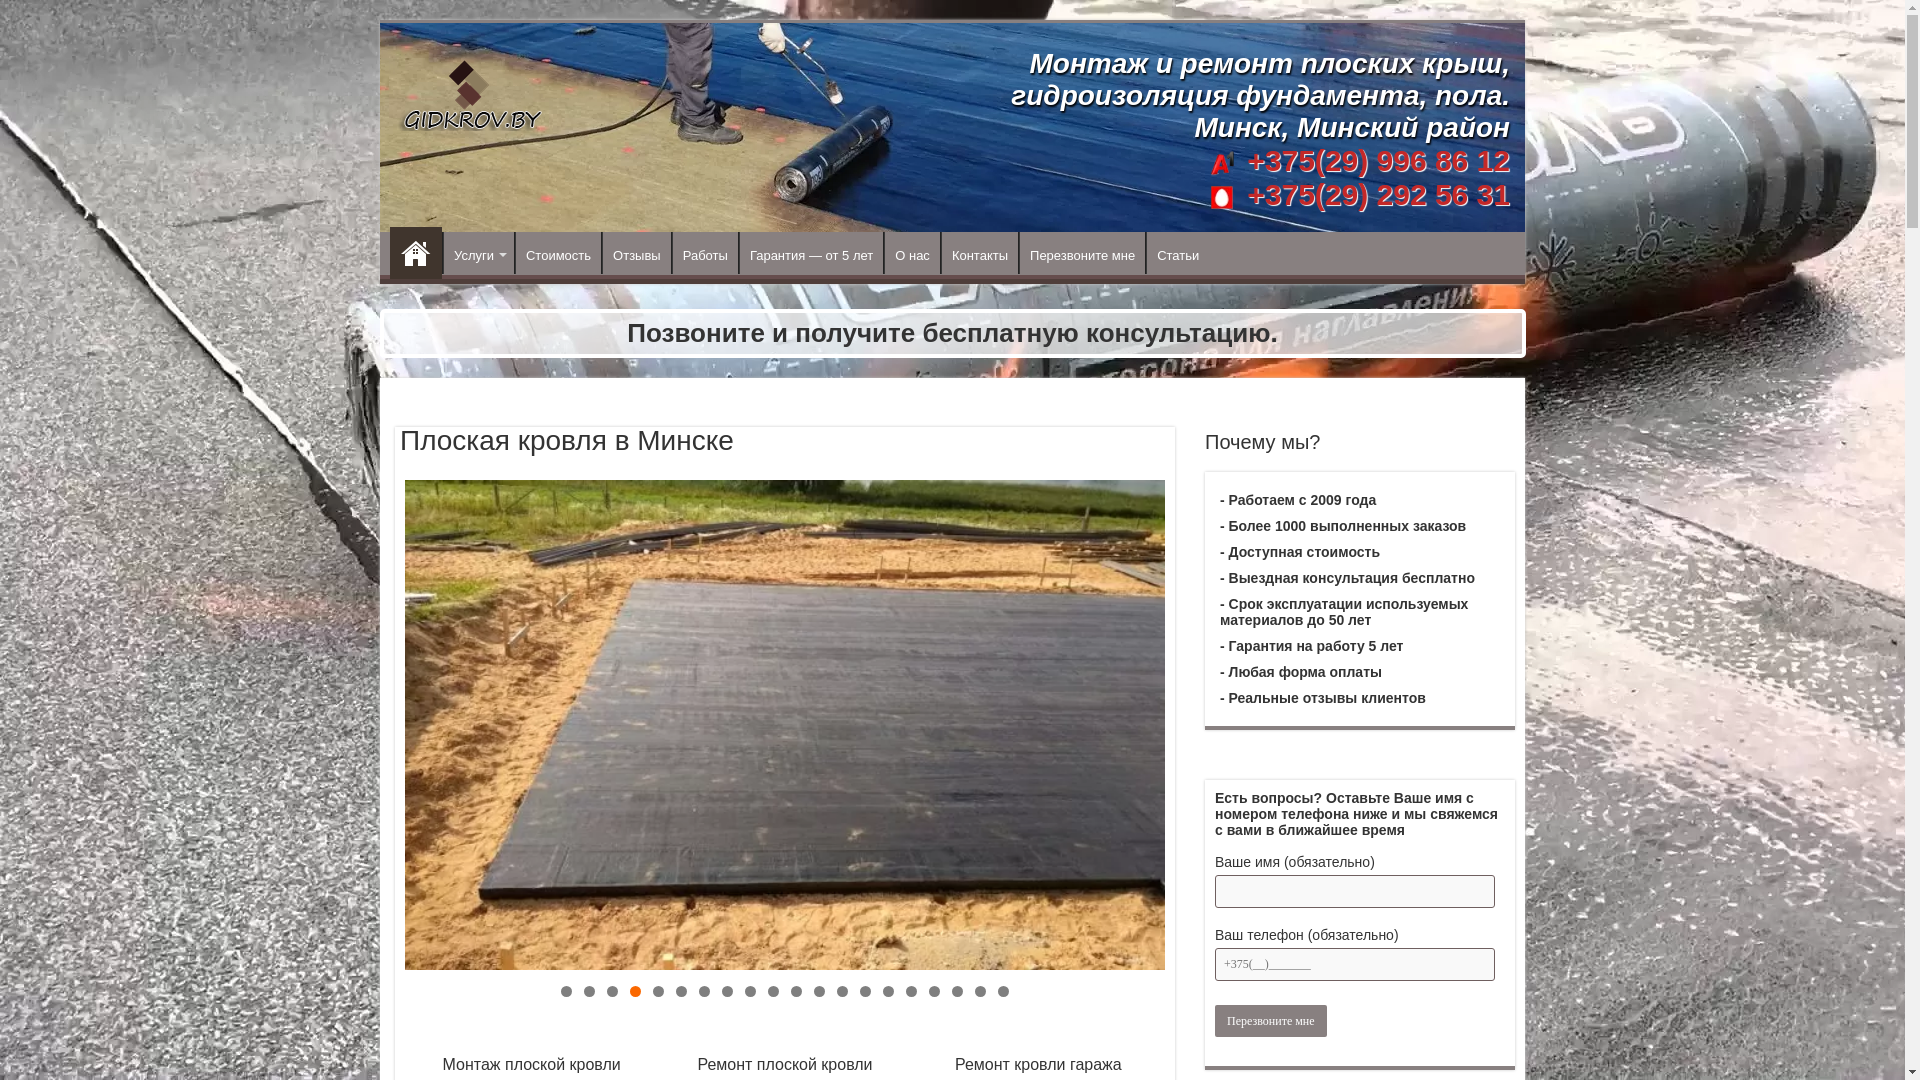 The height and width of the screenshot is (1080, 1920). Describe the element at coordinates (726, 991) in the screenshot. I see `'8'` at that location.